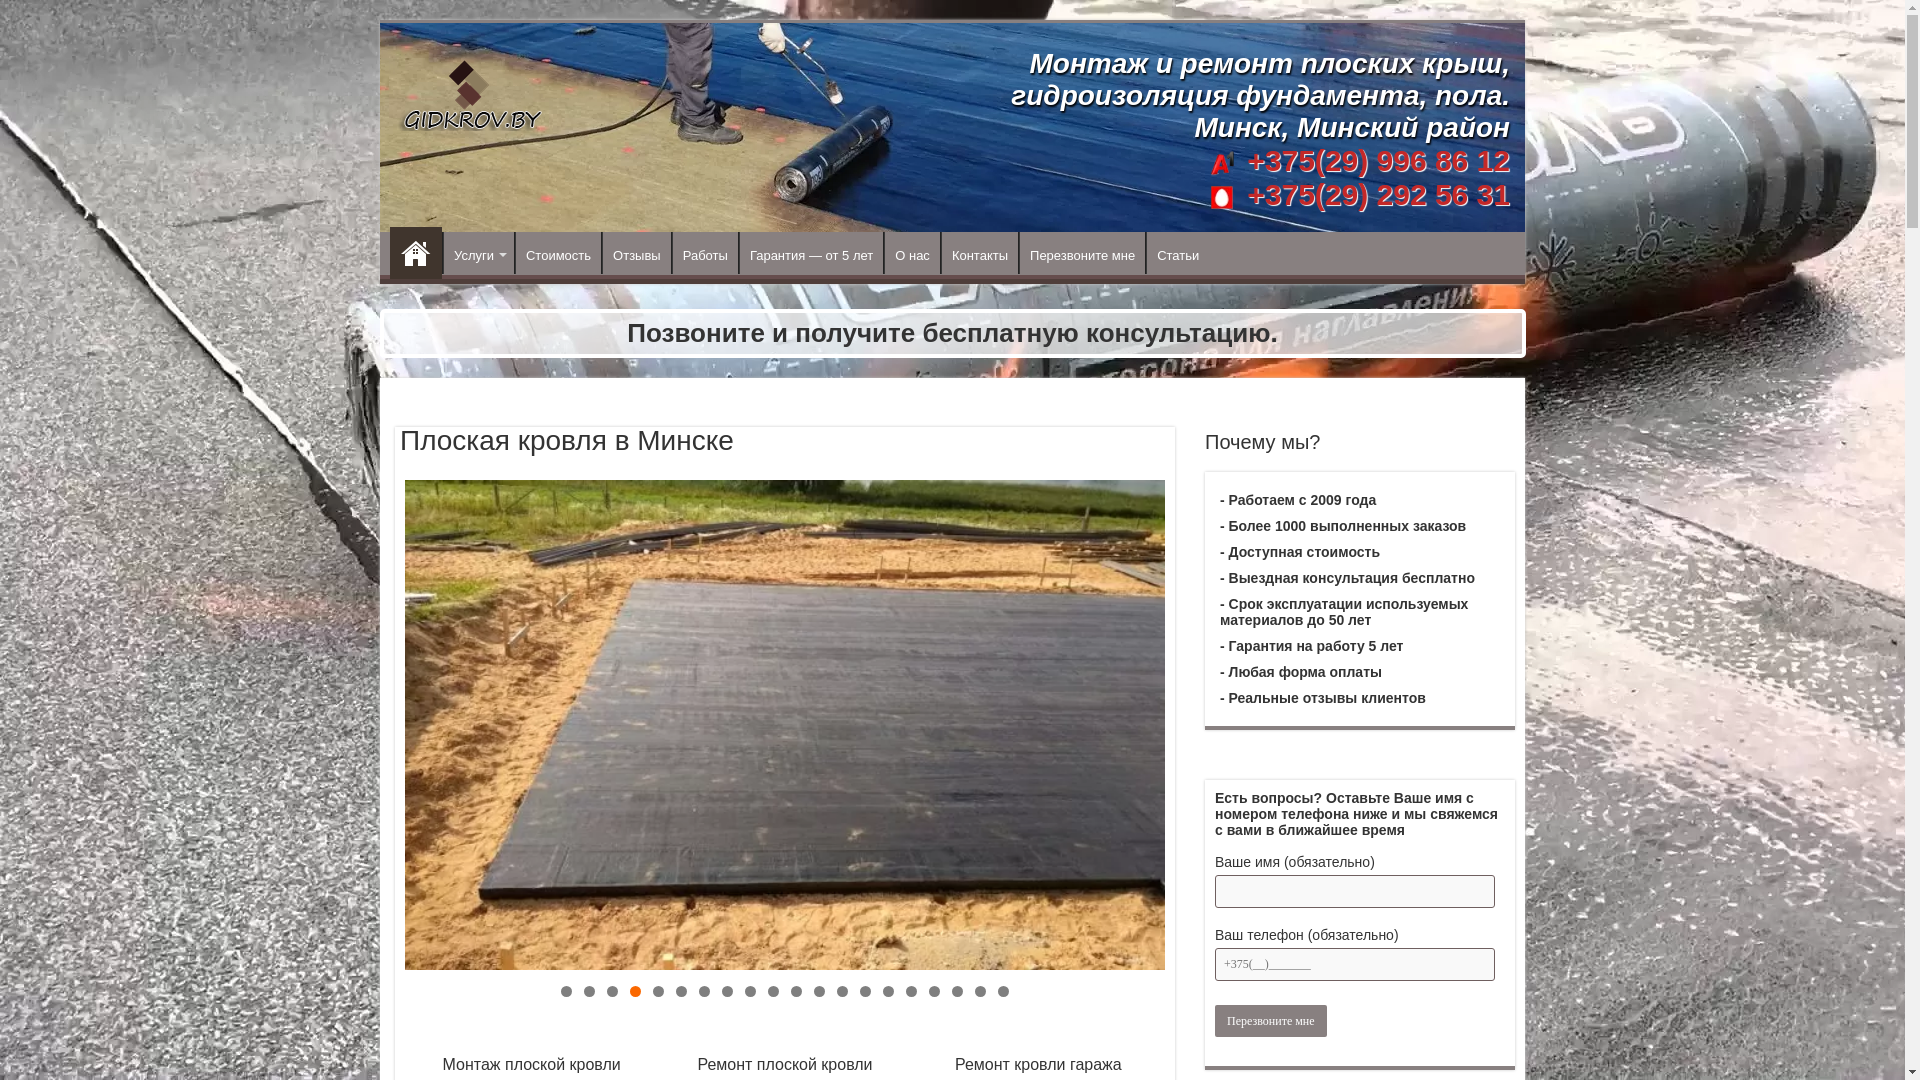 The height and width of the screenshot is (1080, 1920). Describe the element at coordinates (726, 991) in the screenshot. I see `'8'` at that location.